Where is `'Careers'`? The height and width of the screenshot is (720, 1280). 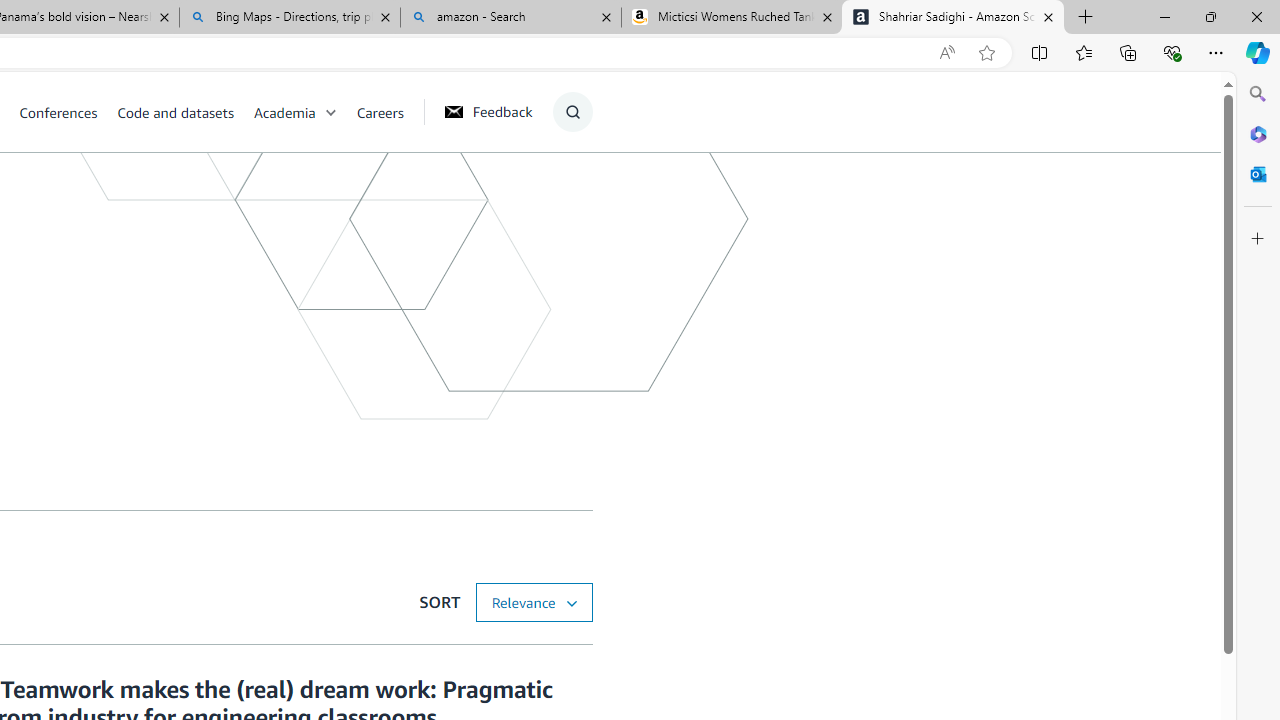
'Careers' is located at coordinates (380, 111).